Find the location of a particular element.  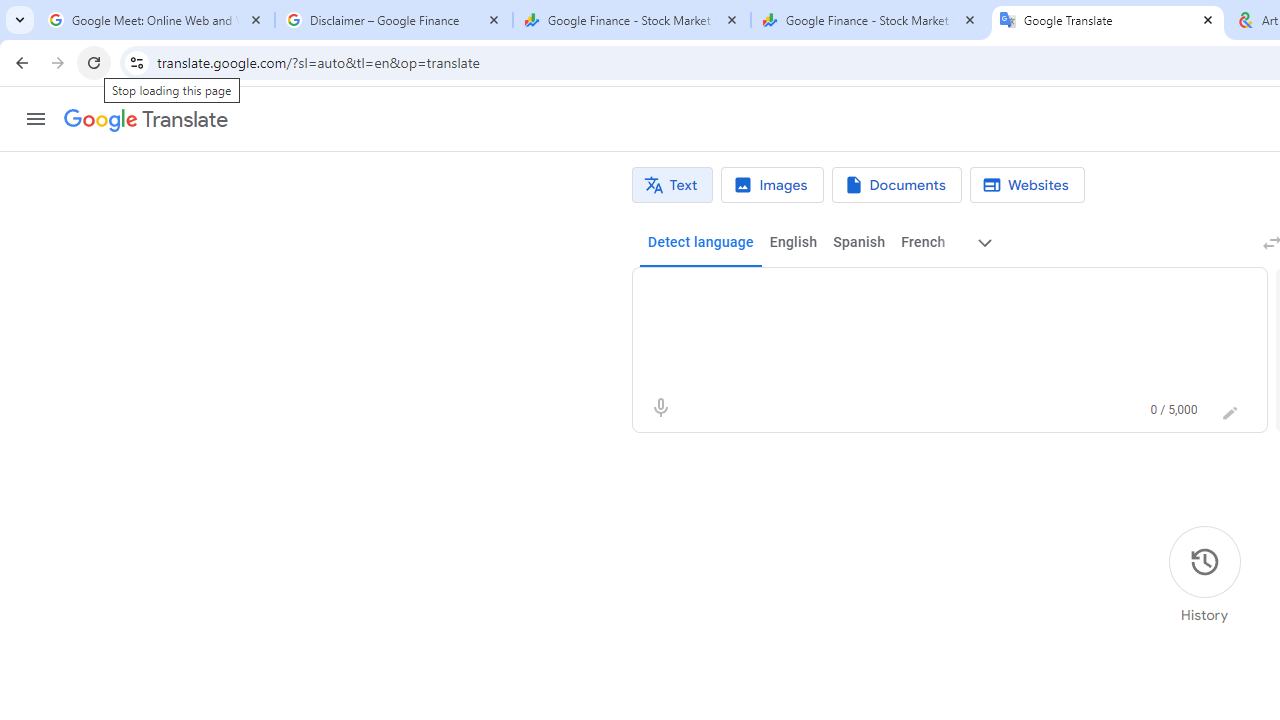

'English' is located at coordinates (792, 242).